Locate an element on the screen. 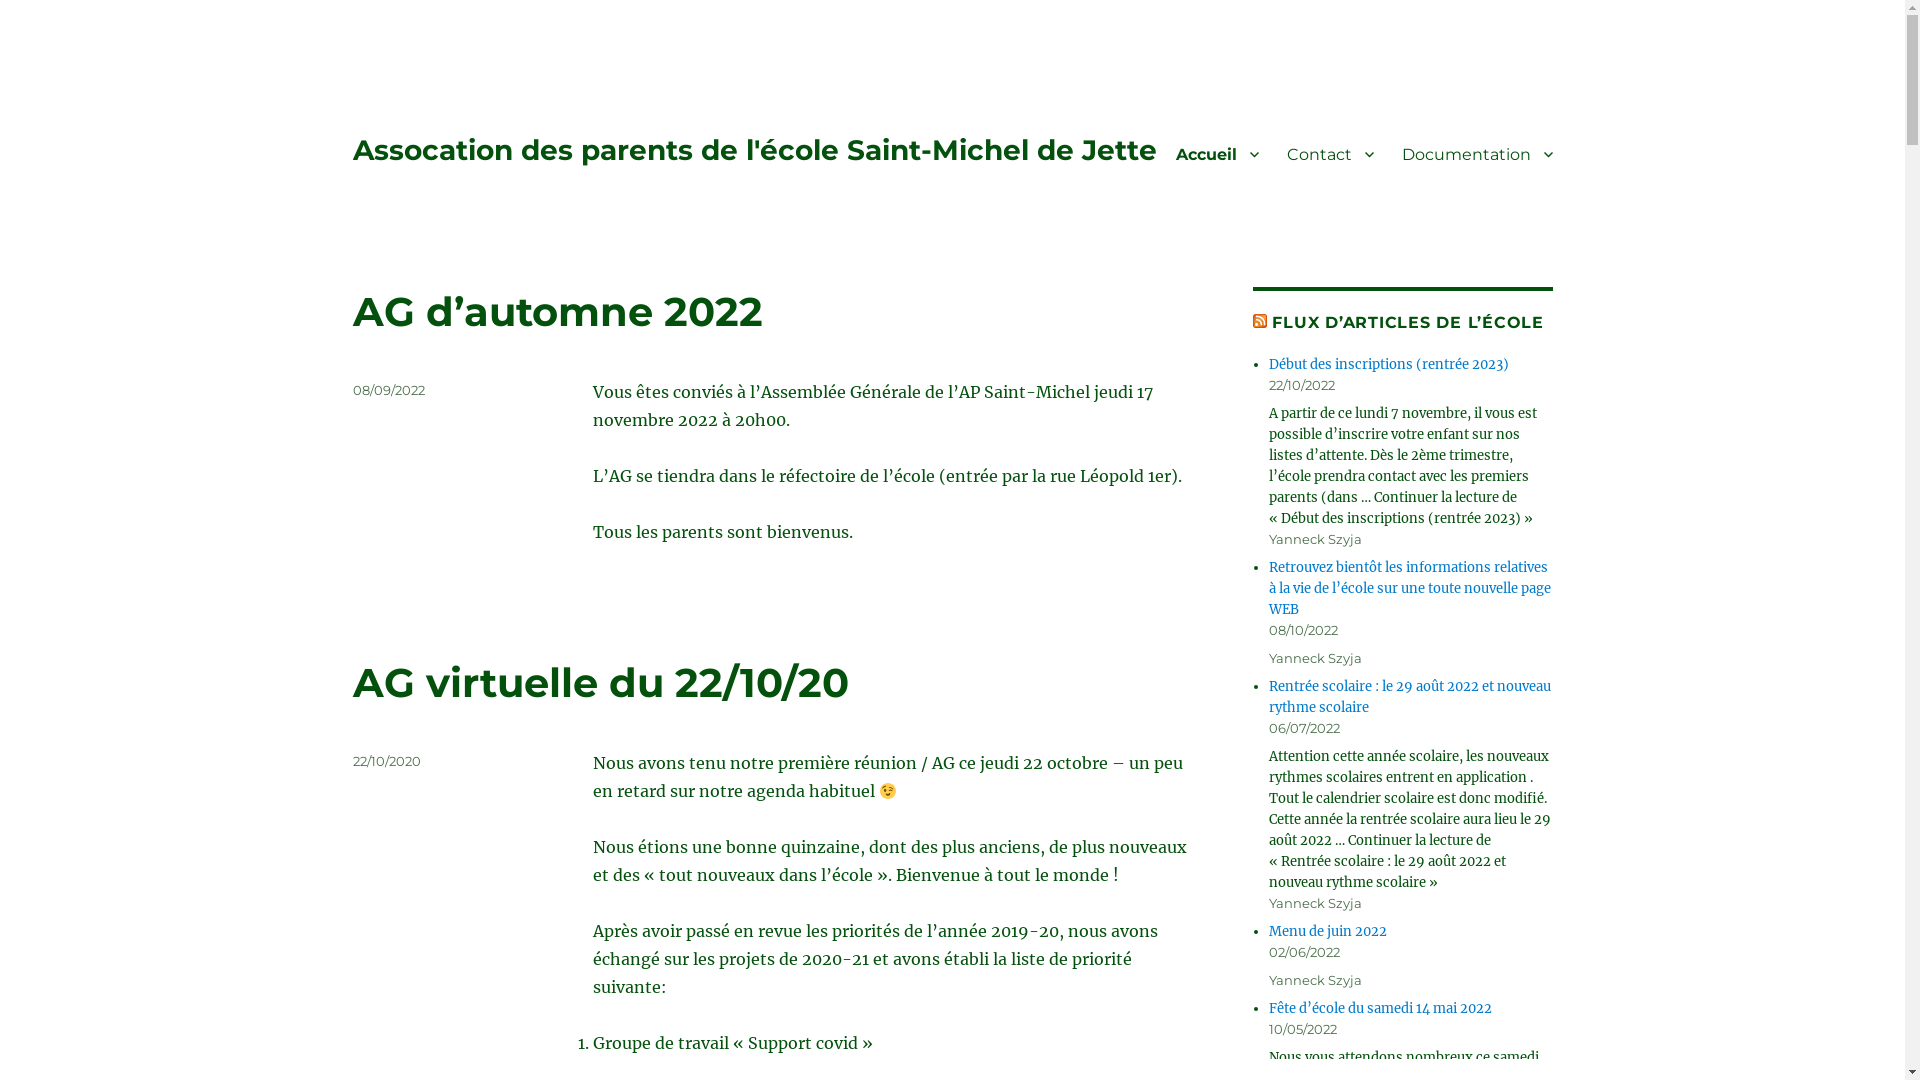 The width and height of the screenshot is (1920, 1080). 'Contact' is located at coordinates (1271, 153).